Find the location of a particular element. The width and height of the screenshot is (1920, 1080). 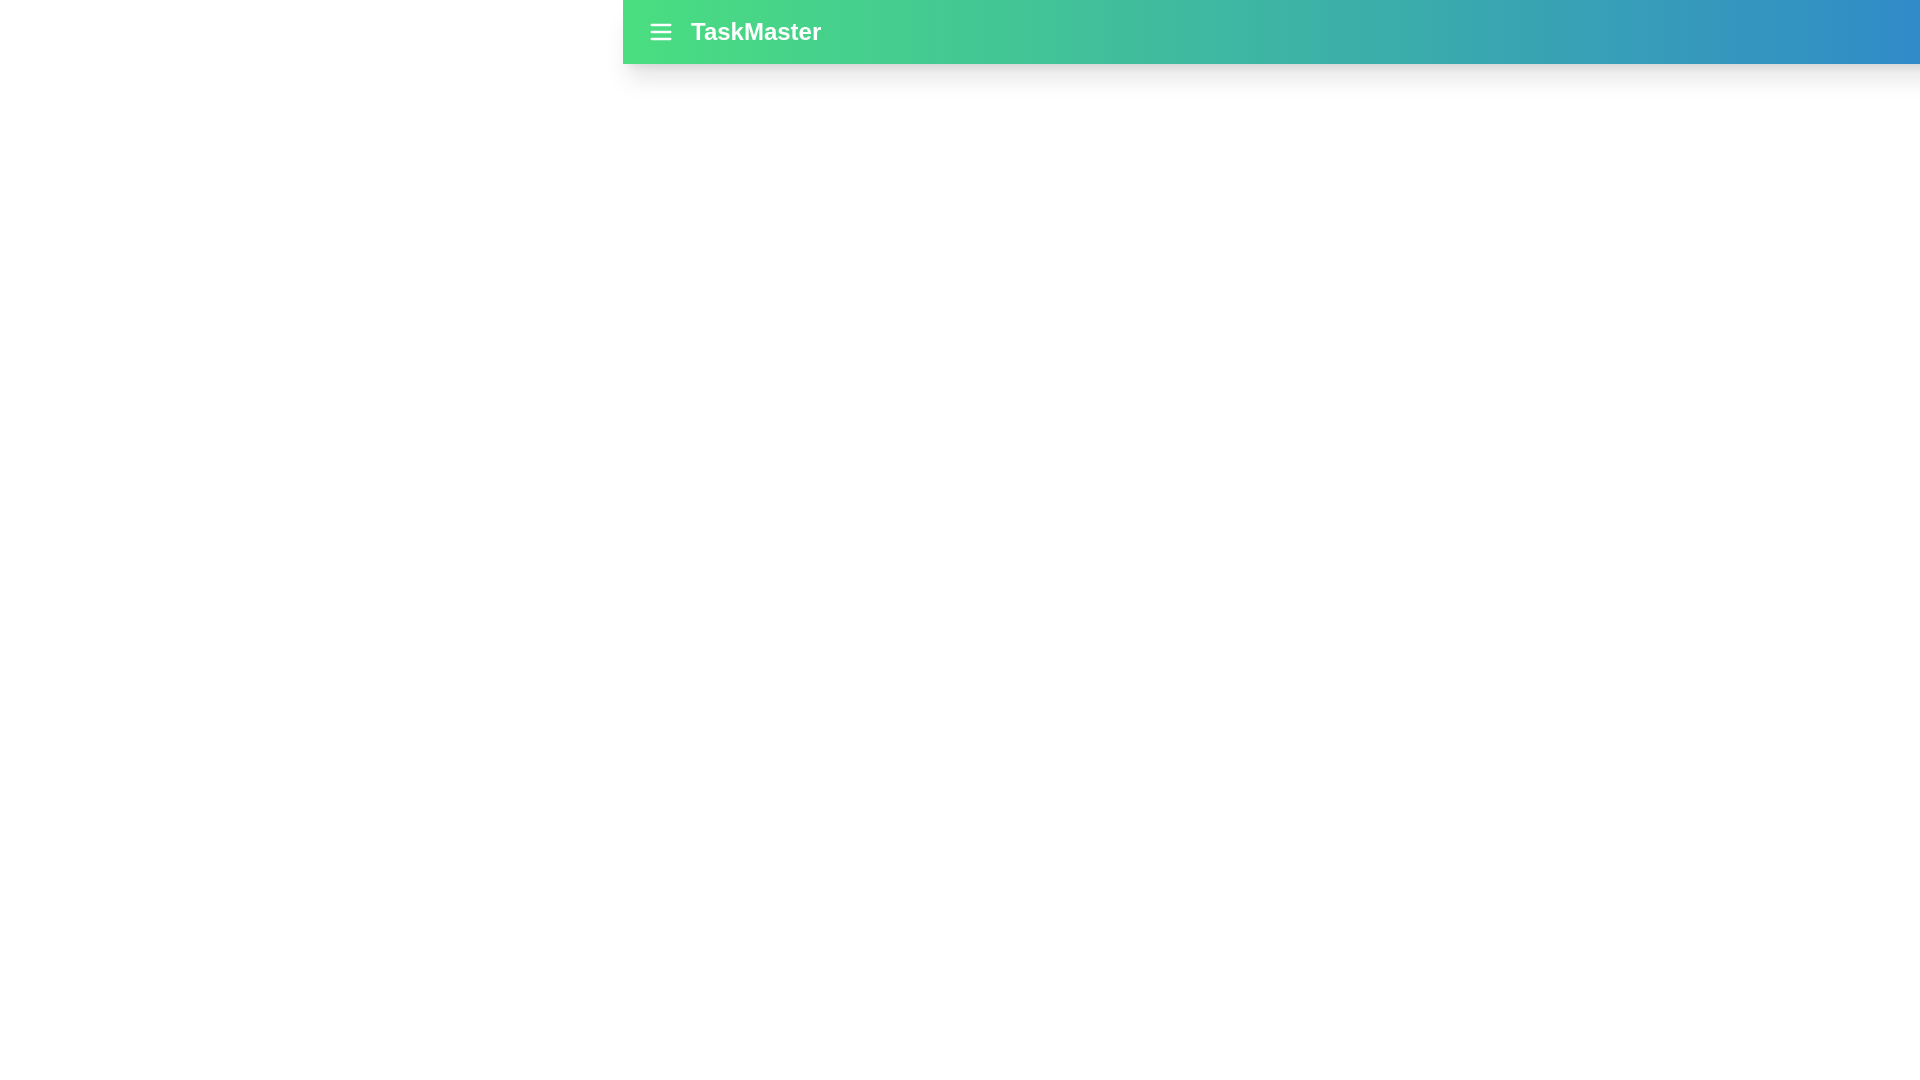

the app title 'TaskMaster' to focus on it is located at coordinates (733, 31).